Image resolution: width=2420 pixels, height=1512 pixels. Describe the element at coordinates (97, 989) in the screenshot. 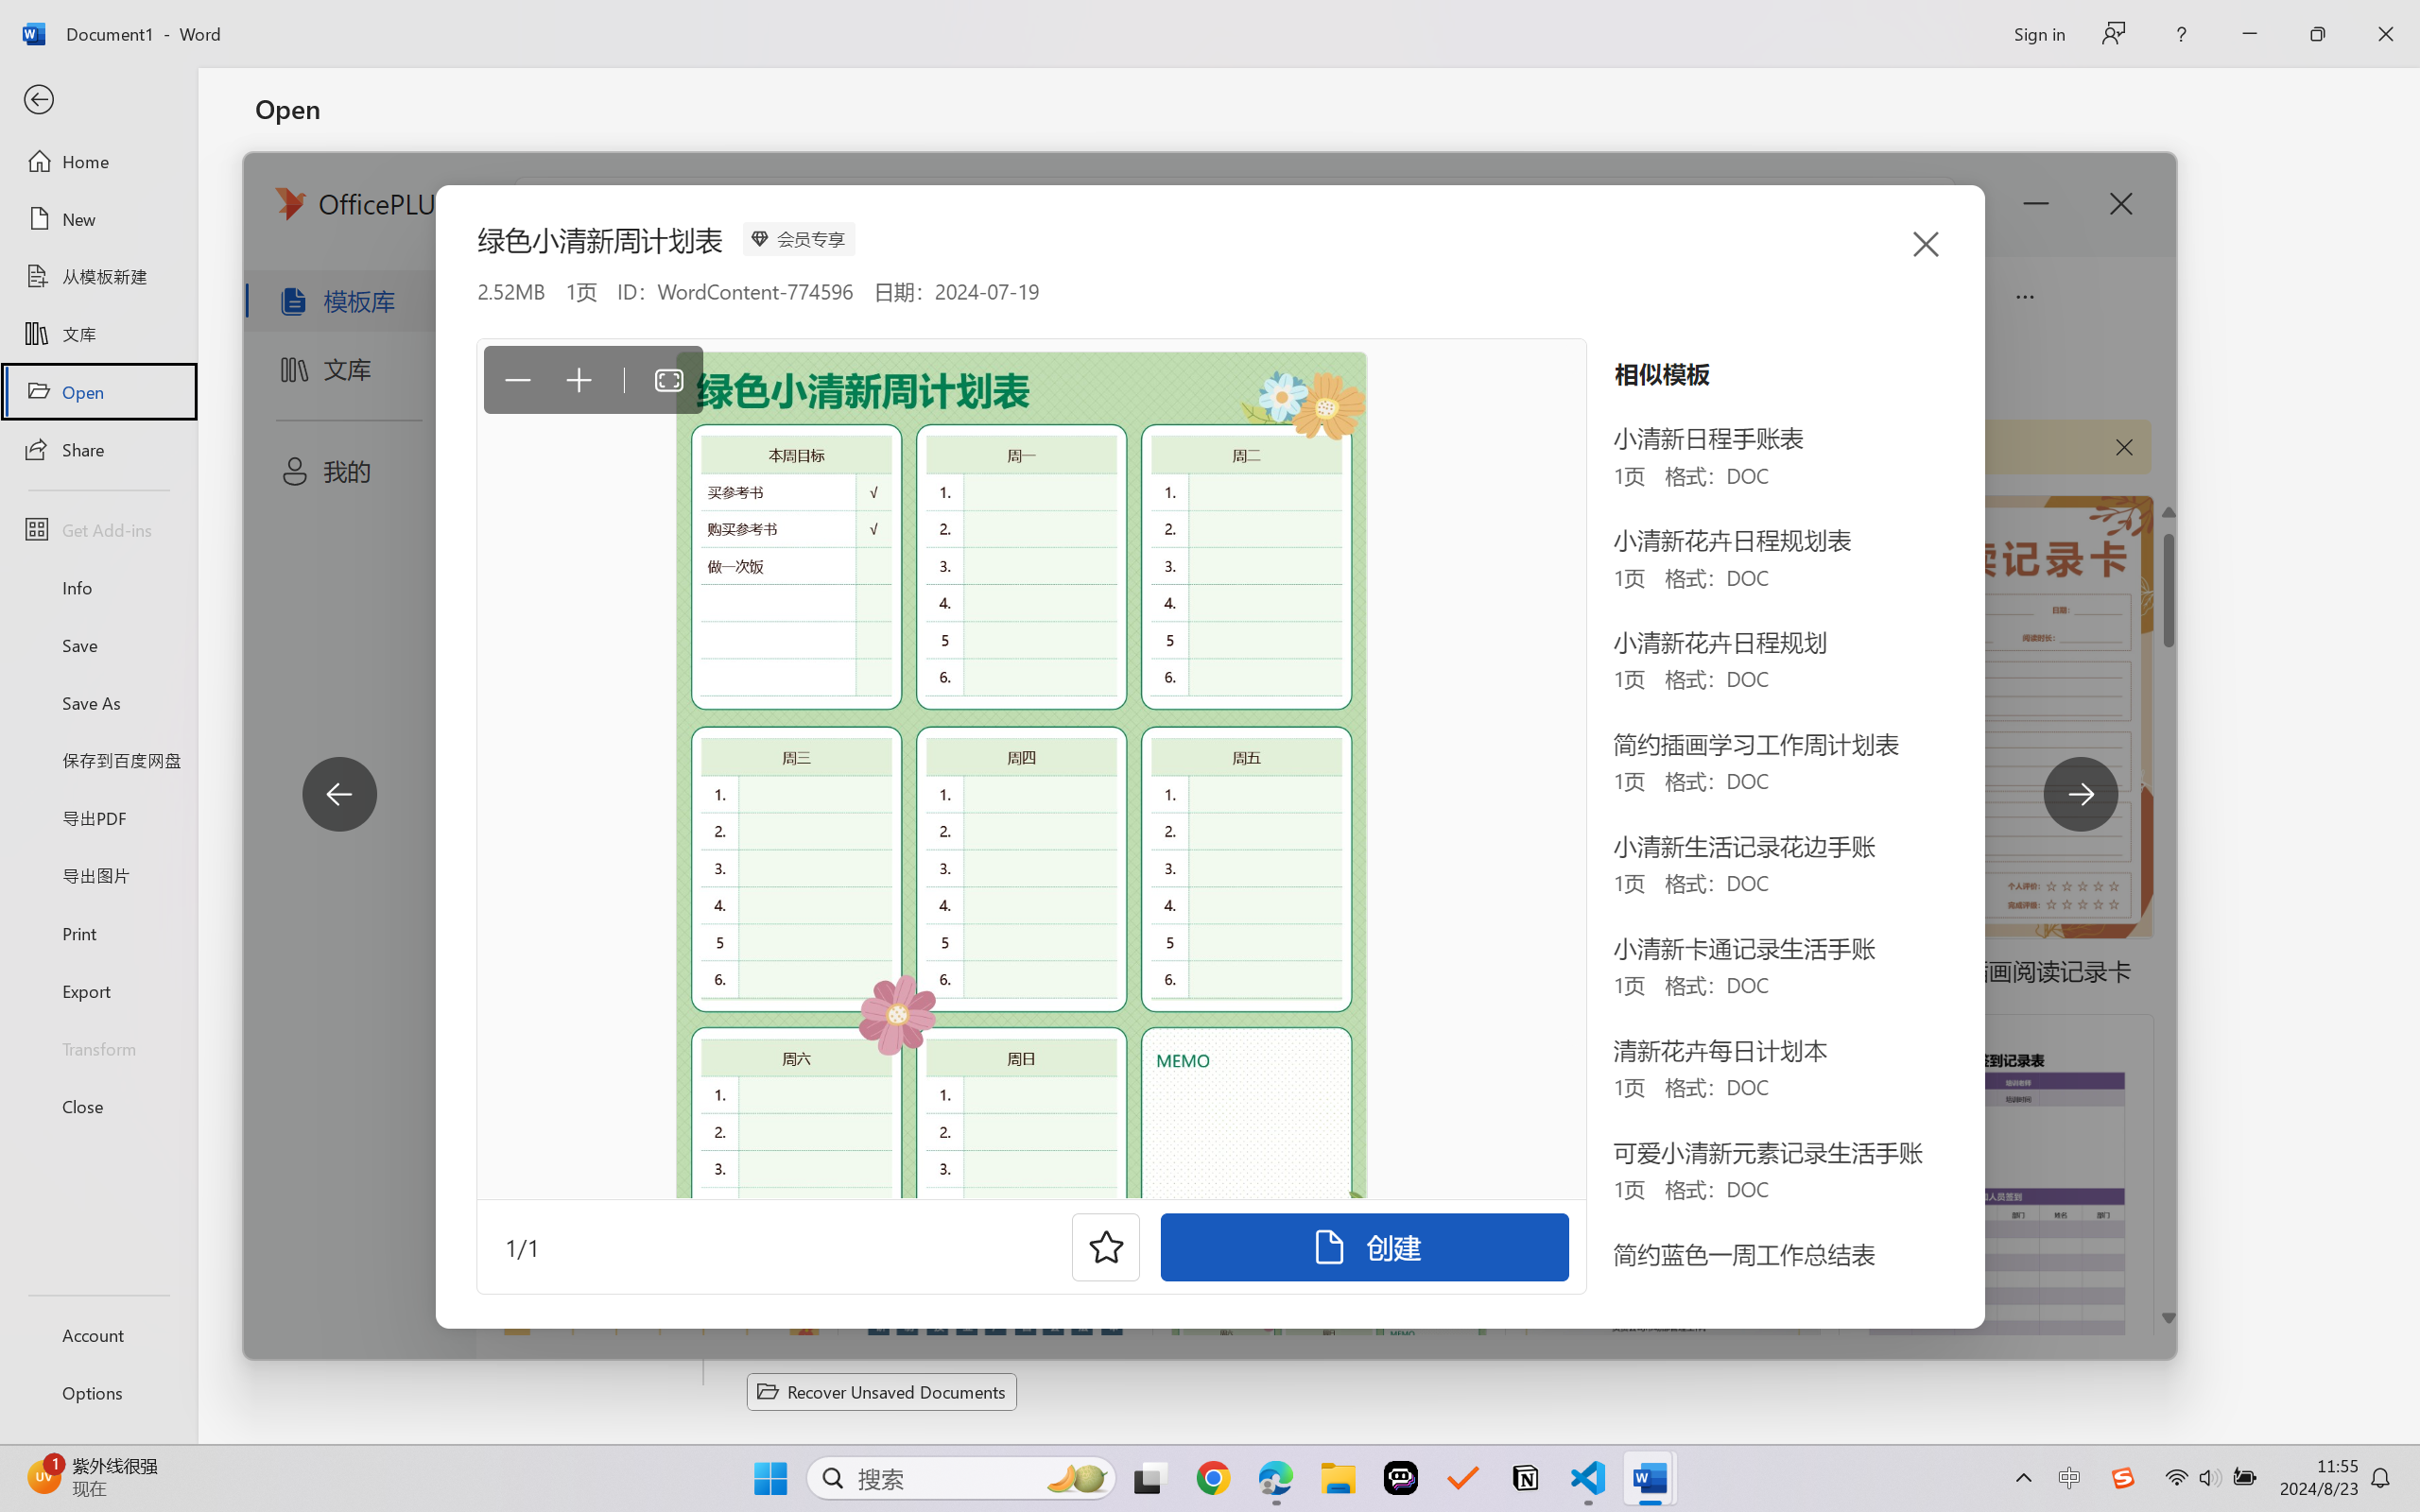

I see `'Export'` at that location.